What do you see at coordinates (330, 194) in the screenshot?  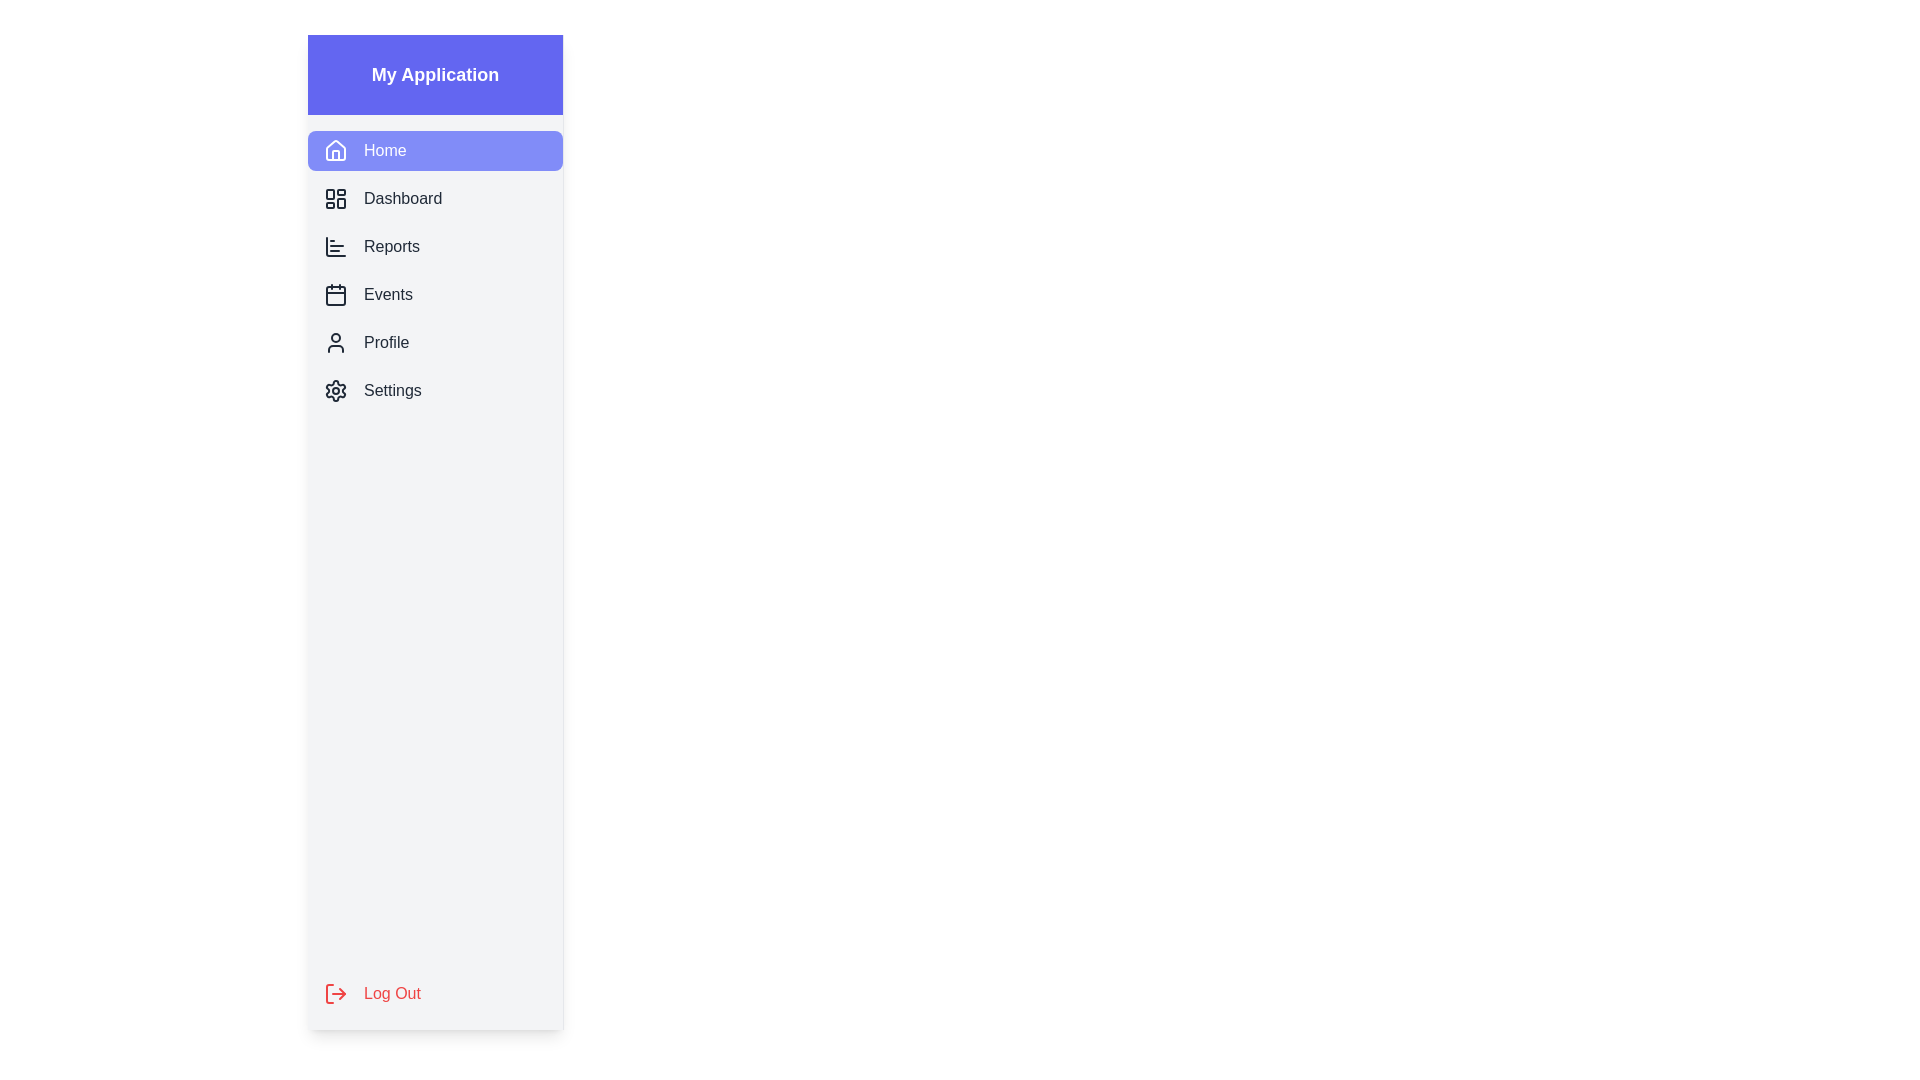 I see `the top-left rectangular component of the Dashboard icon in the sidebar to visually identify the Dashboard section` at bounding box center [330, 194].